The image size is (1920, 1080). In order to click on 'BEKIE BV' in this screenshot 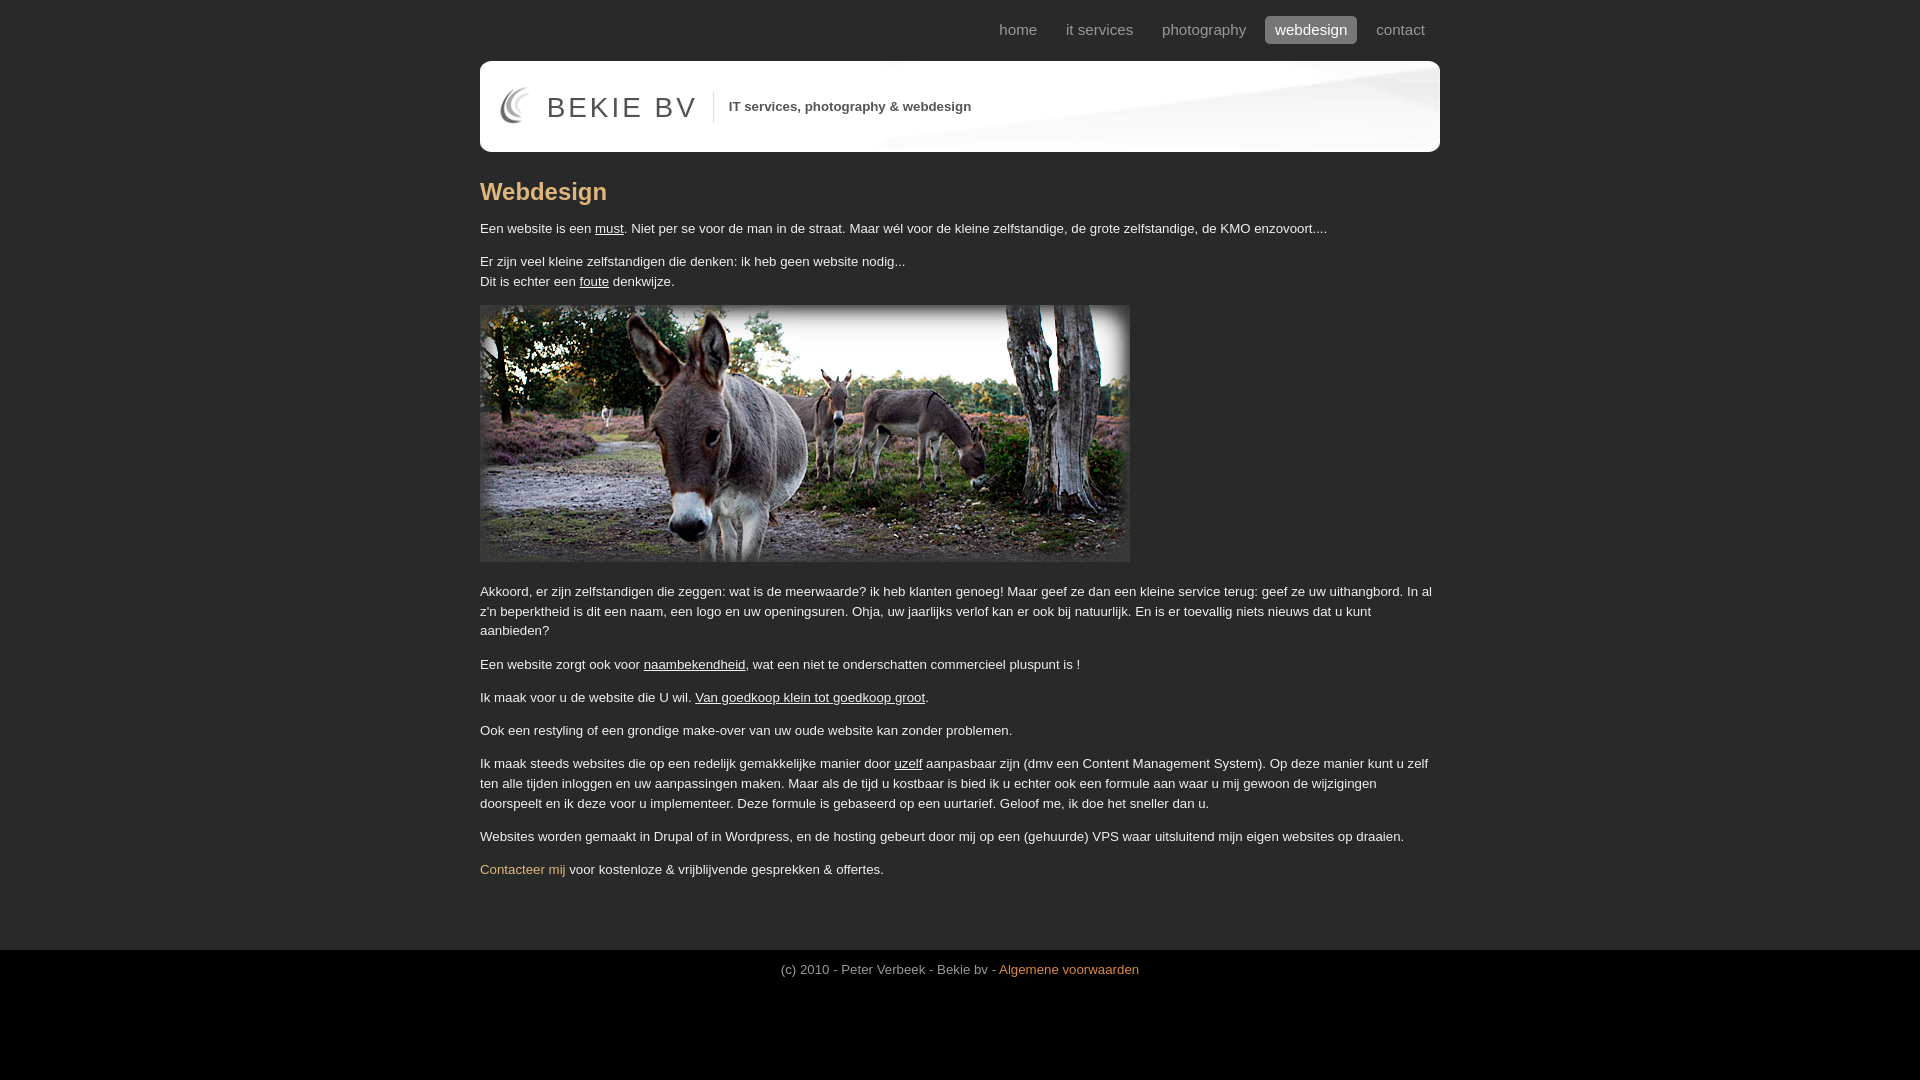, I will do `click(621, 107)`.